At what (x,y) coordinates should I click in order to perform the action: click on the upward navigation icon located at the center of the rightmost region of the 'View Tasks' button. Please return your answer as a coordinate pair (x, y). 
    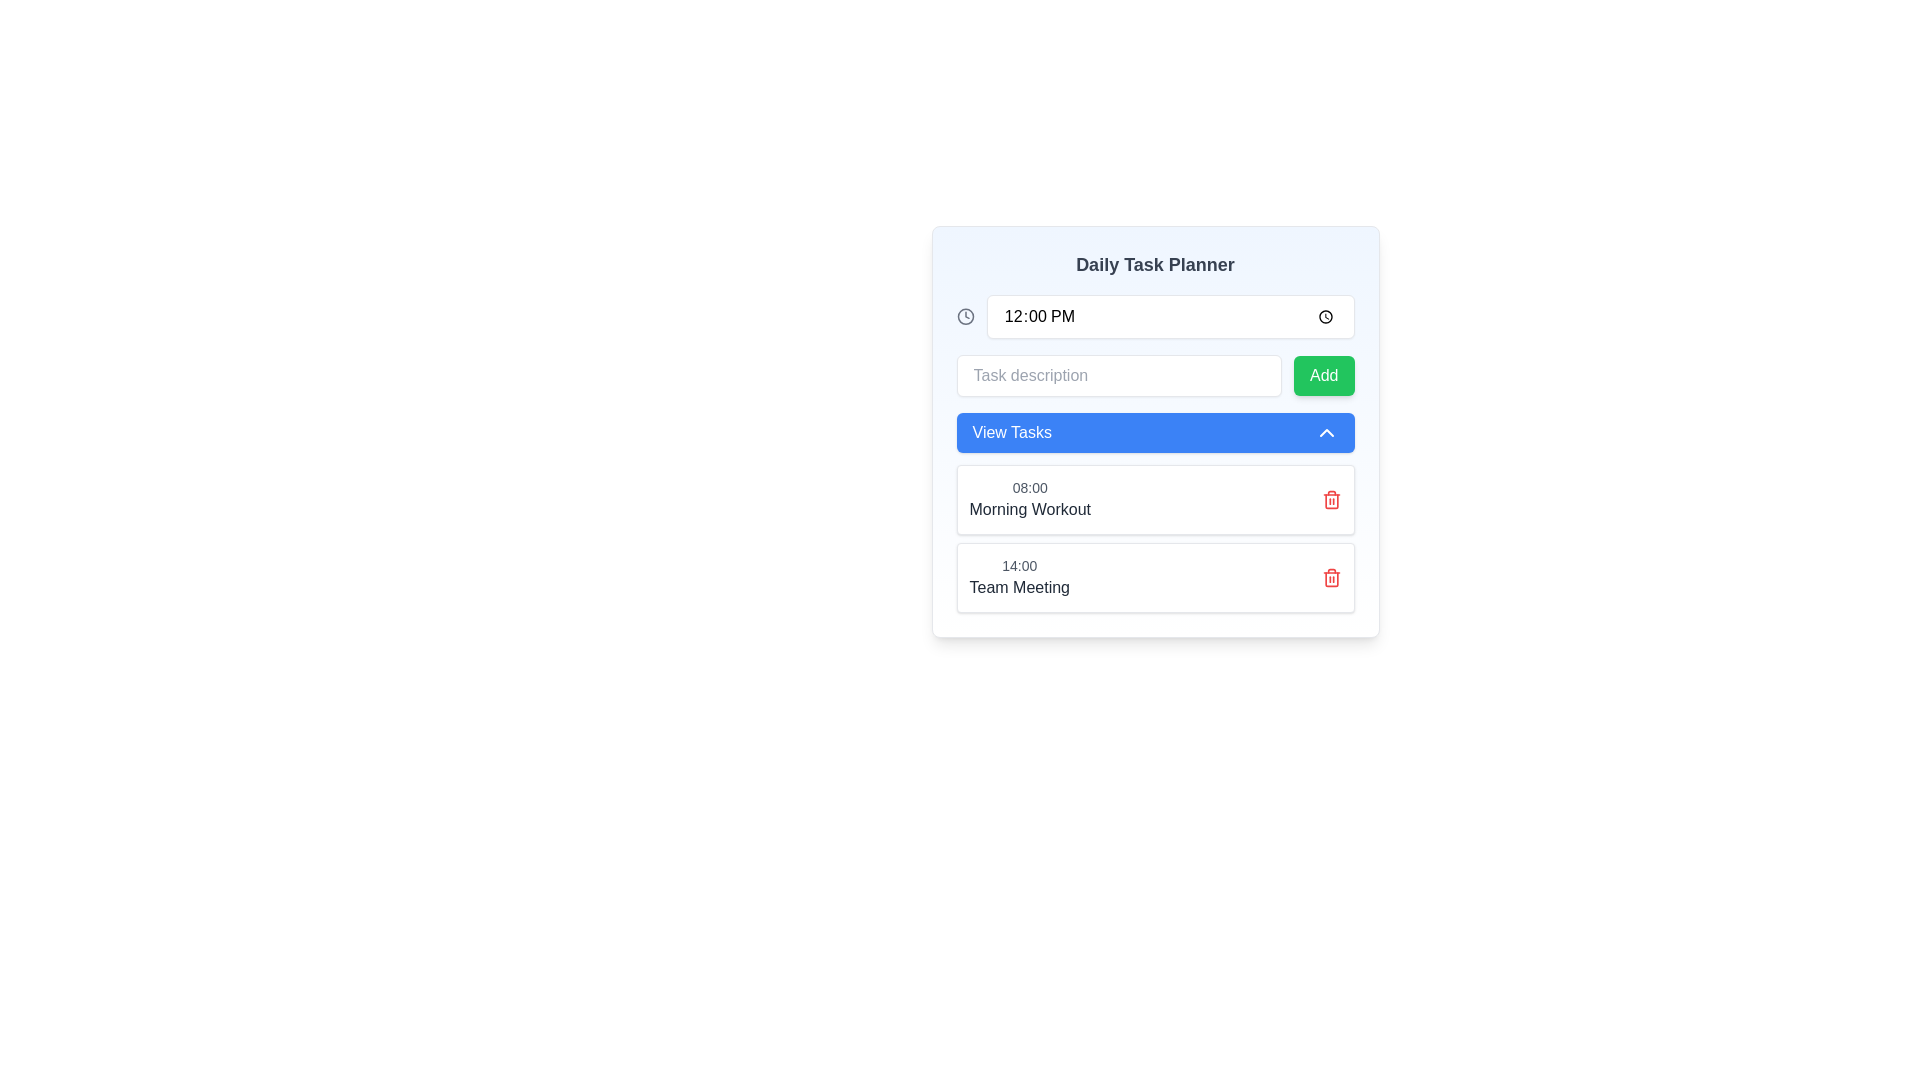
    Looking at the image, I should click on (1326, 431).